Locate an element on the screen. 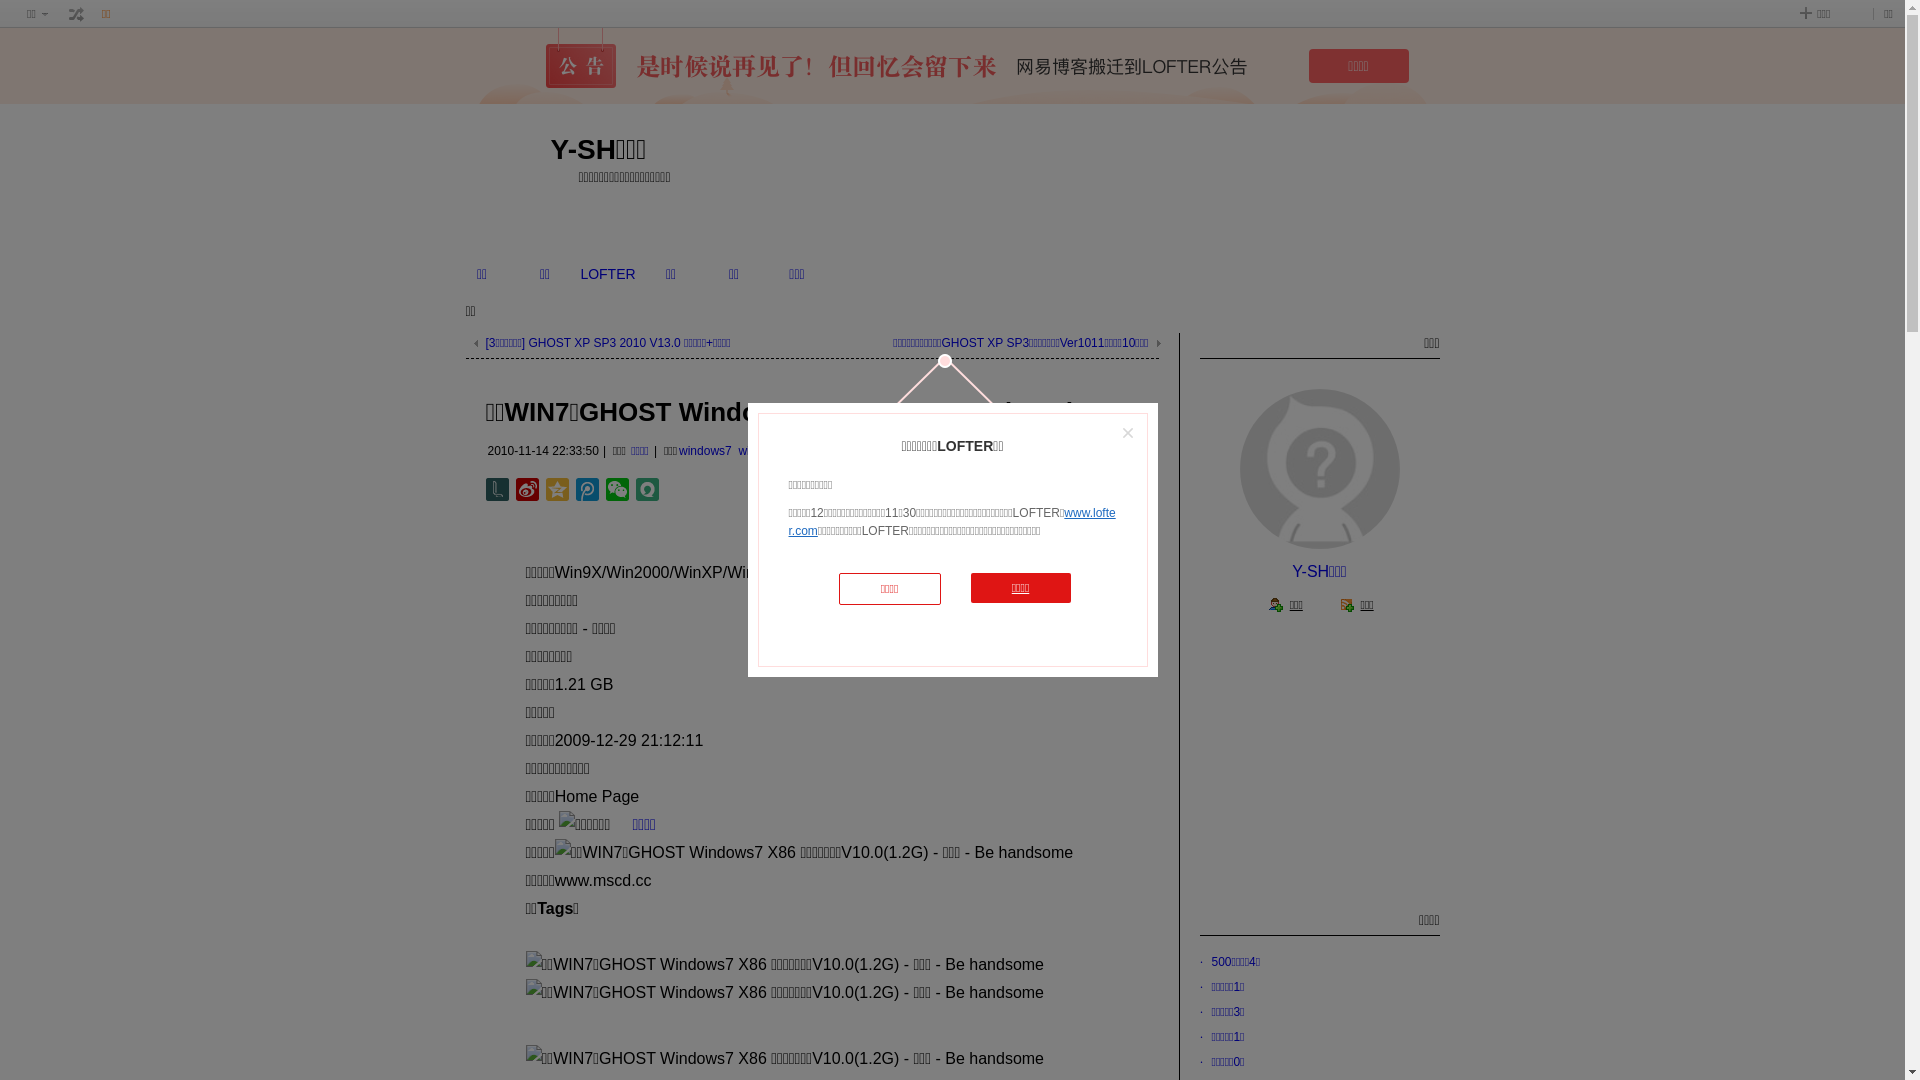  'windows7' is located at coordinates (705, 451).